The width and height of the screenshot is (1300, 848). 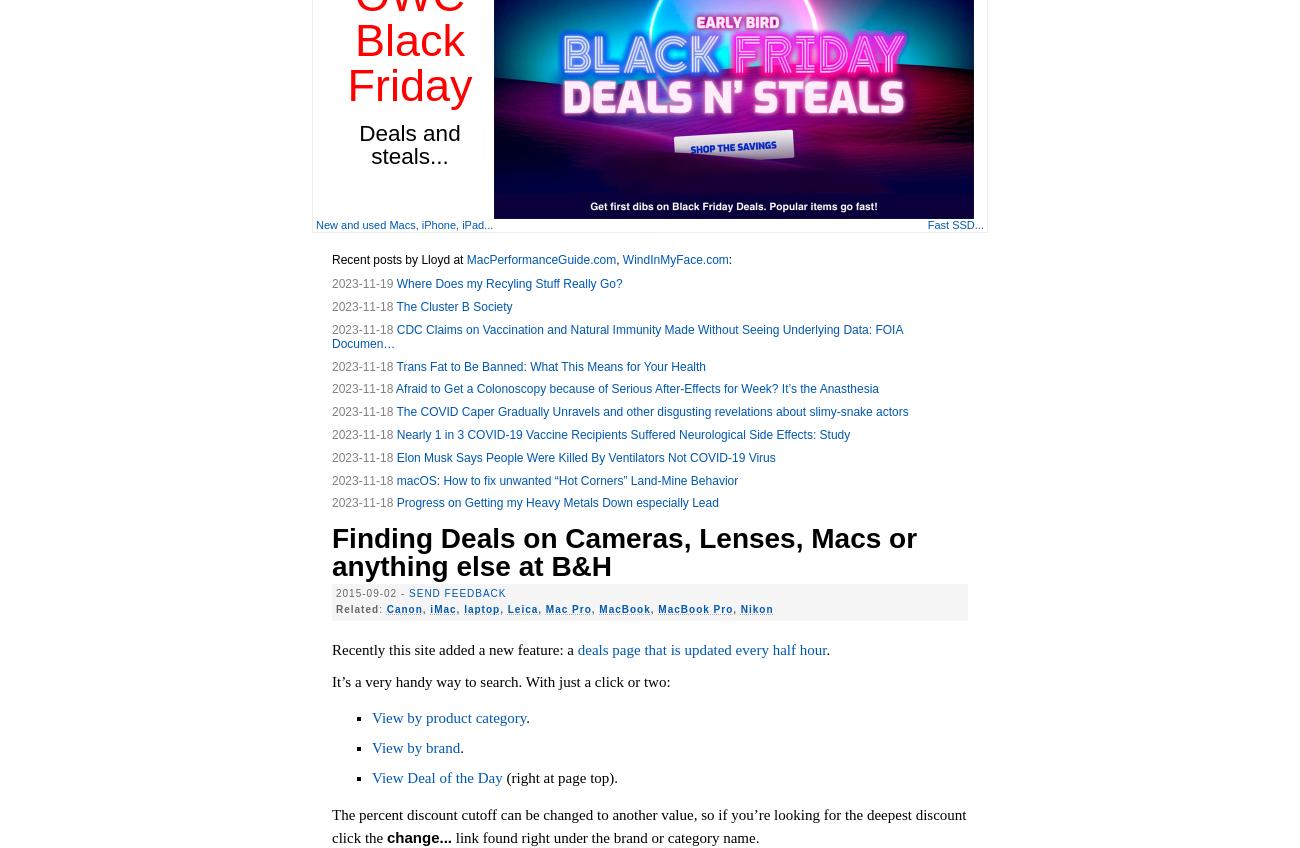 What do you see at coordinates (624, 609) in the screenshot?
I see `'MacBook'` at bounding box center [624, 609].